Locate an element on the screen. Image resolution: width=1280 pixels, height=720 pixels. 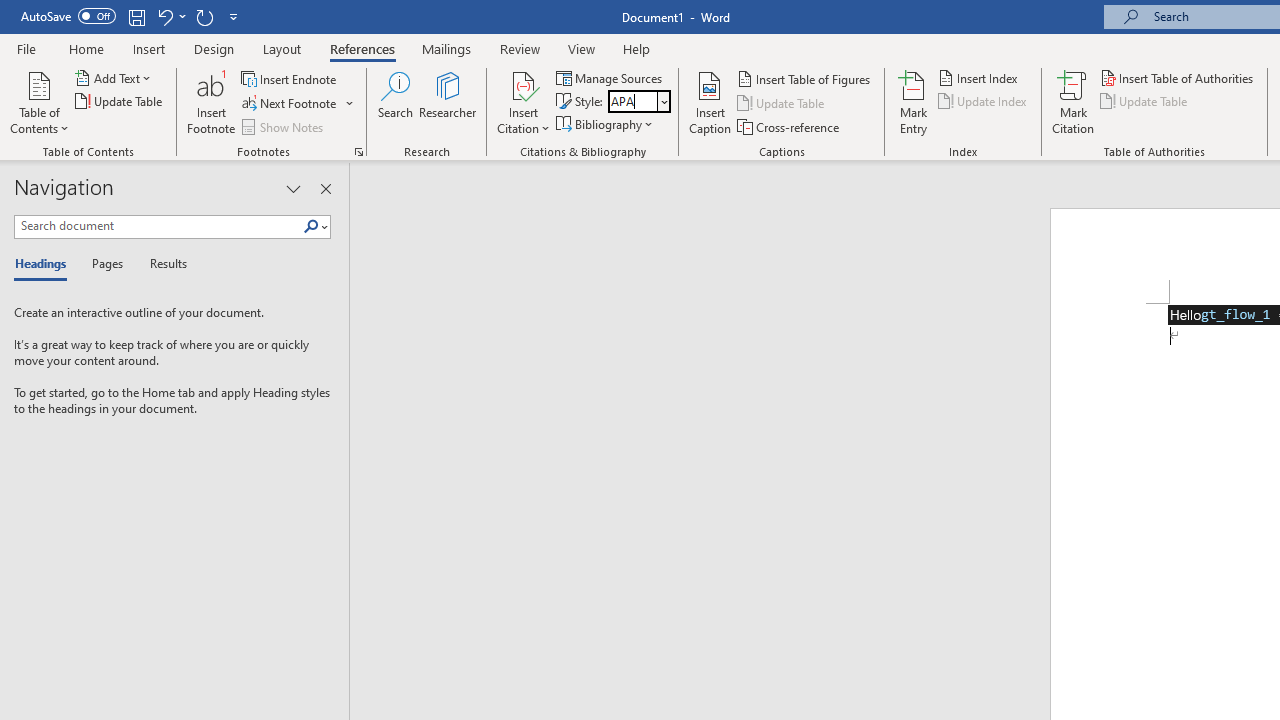
'Insert Index...' is located at coordinates (979, 77).